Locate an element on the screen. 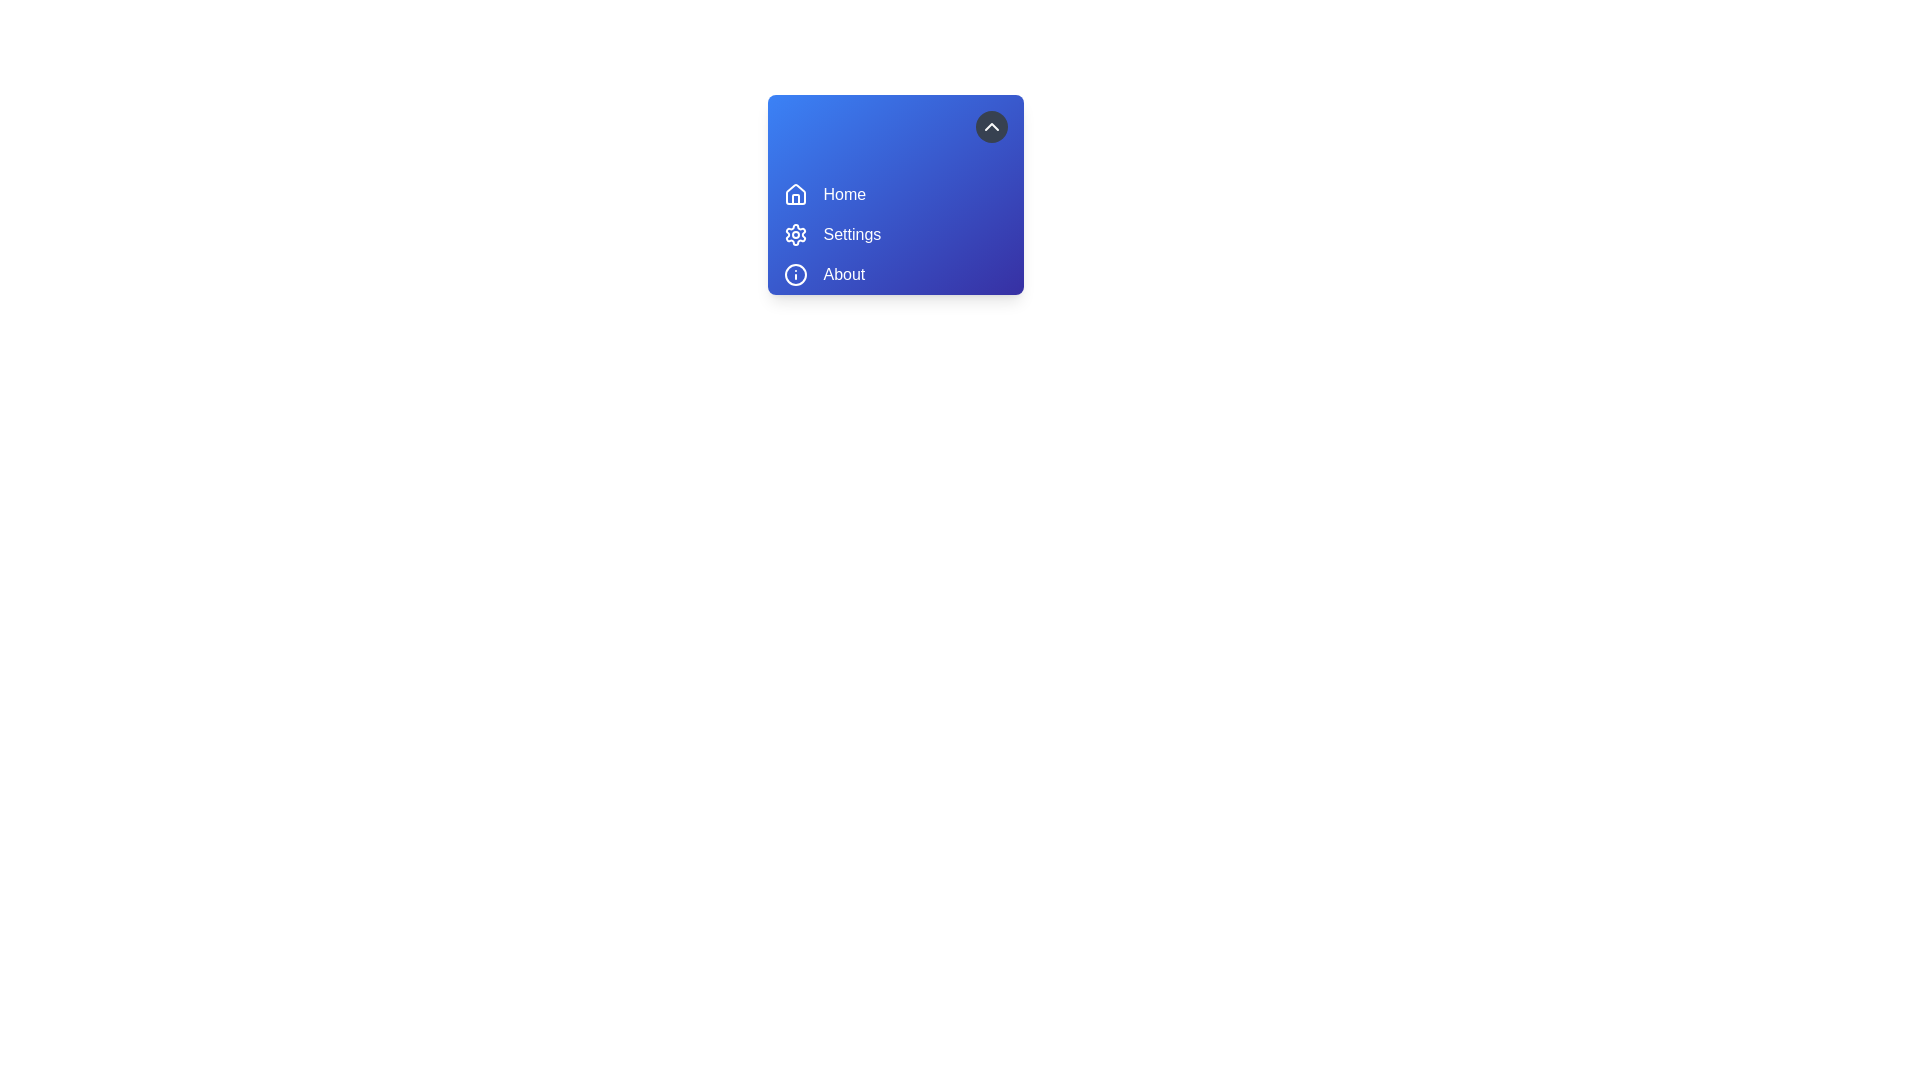  the 'Home' icon to trigger a tooltip or highlight effect is located at coordinates (794, 195).